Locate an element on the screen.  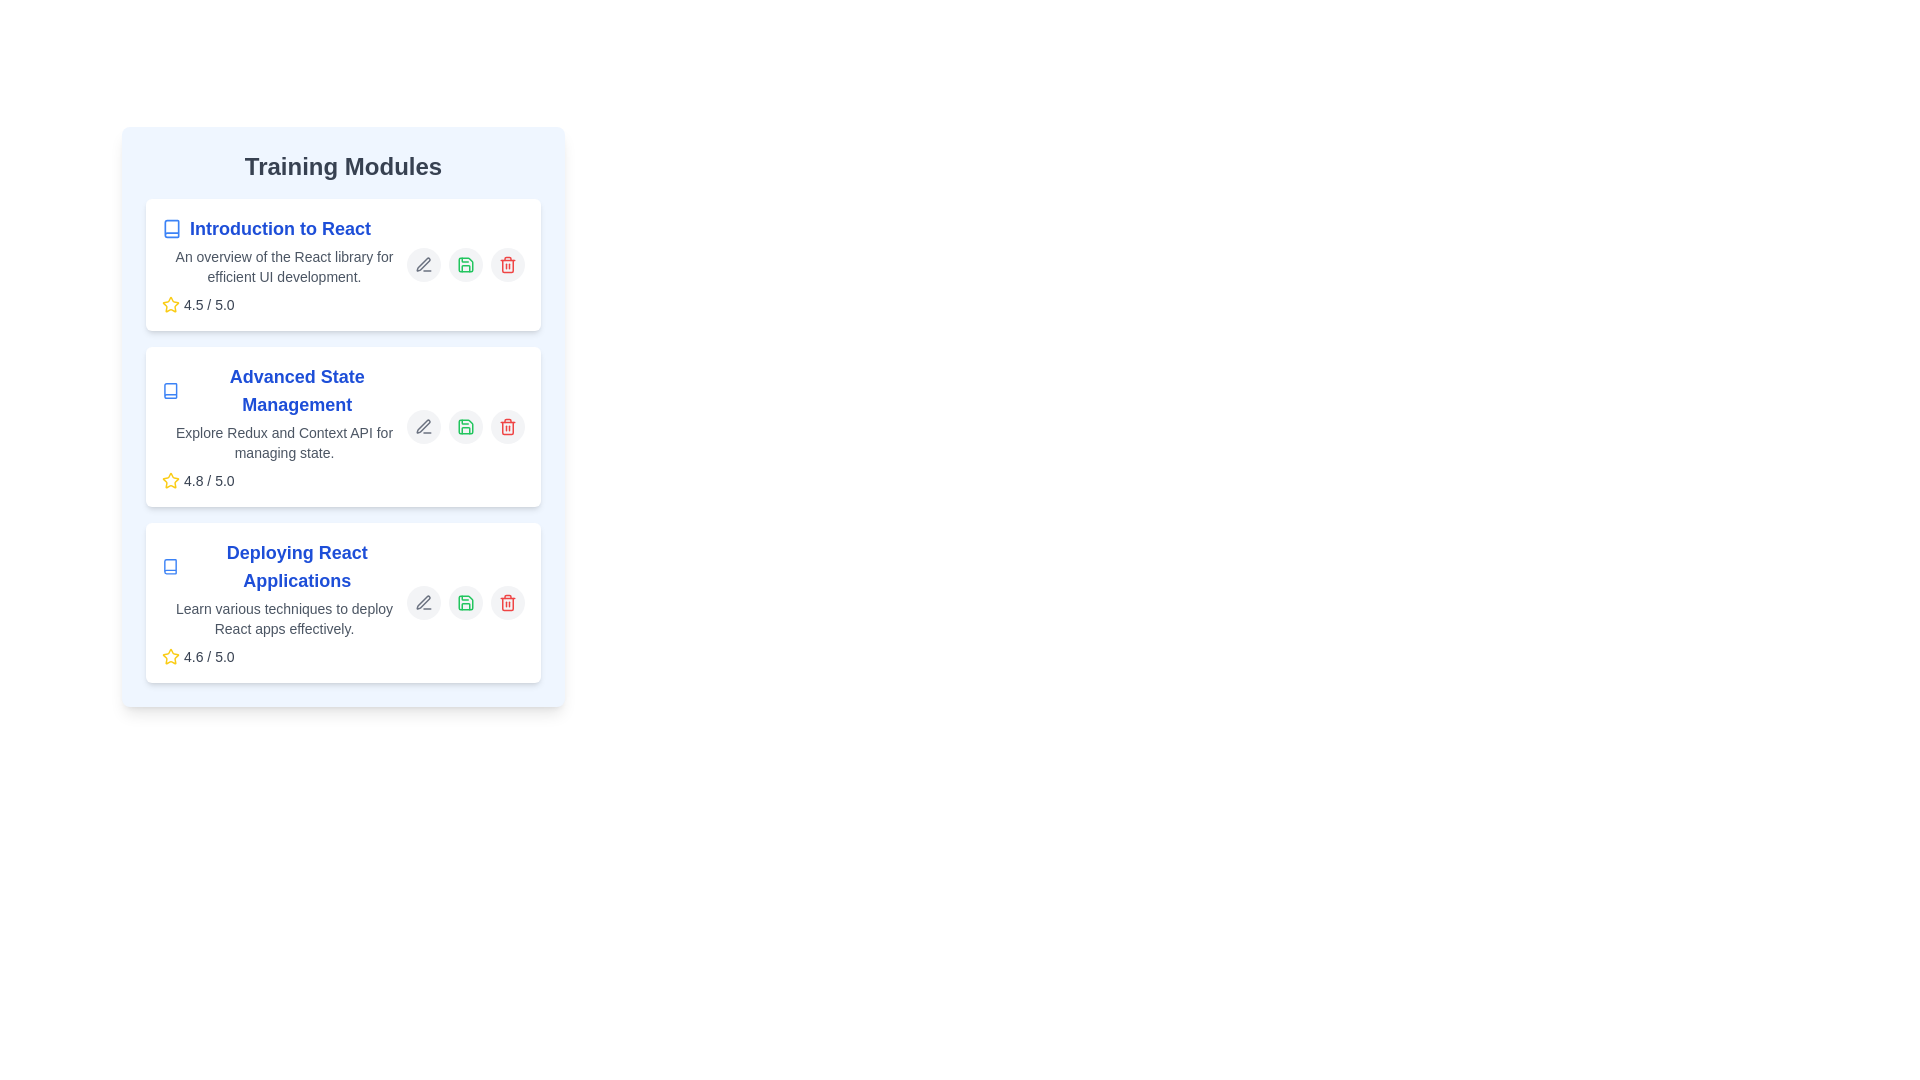
the middle icon button, which is green and located to the right of the text 'Advanced State Management' is located at coordinates (464, 426).